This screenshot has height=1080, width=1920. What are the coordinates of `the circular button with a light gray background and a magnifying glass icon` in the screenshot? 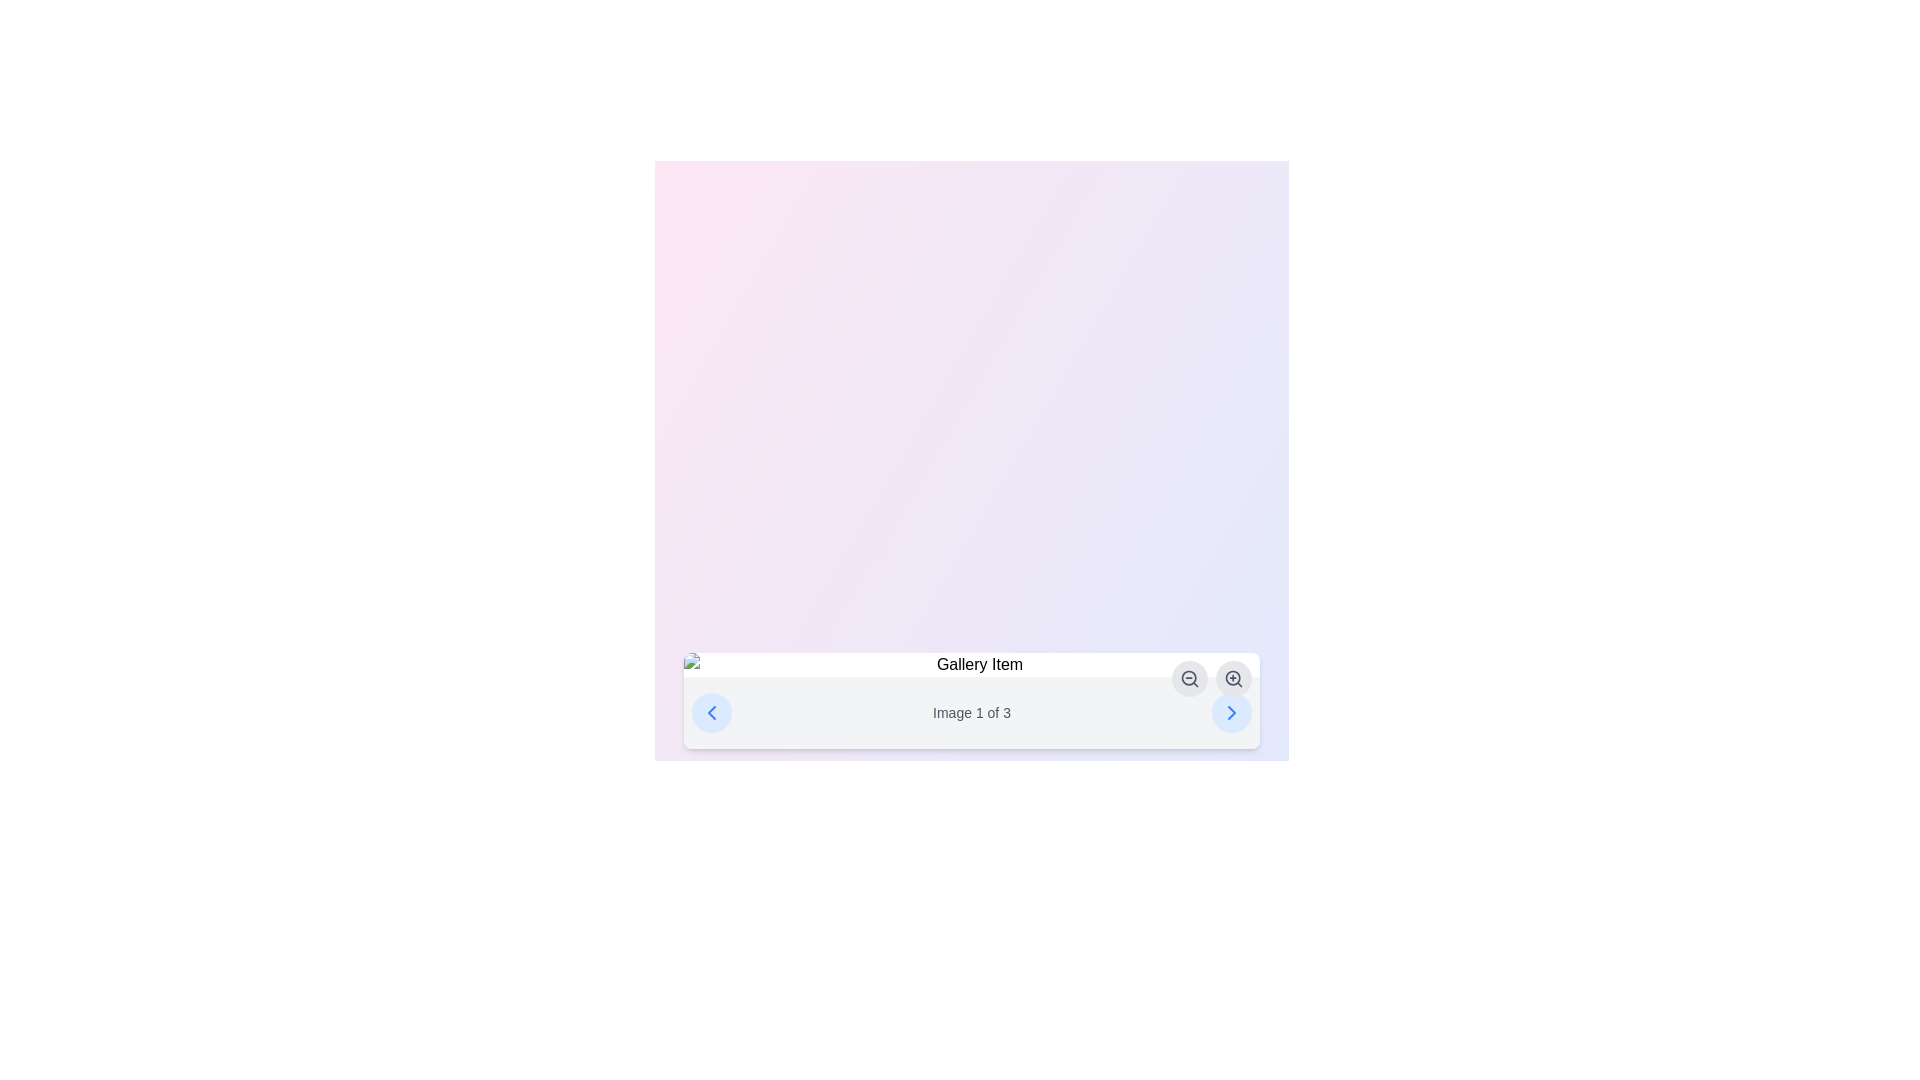 It's located at (1190, 677).